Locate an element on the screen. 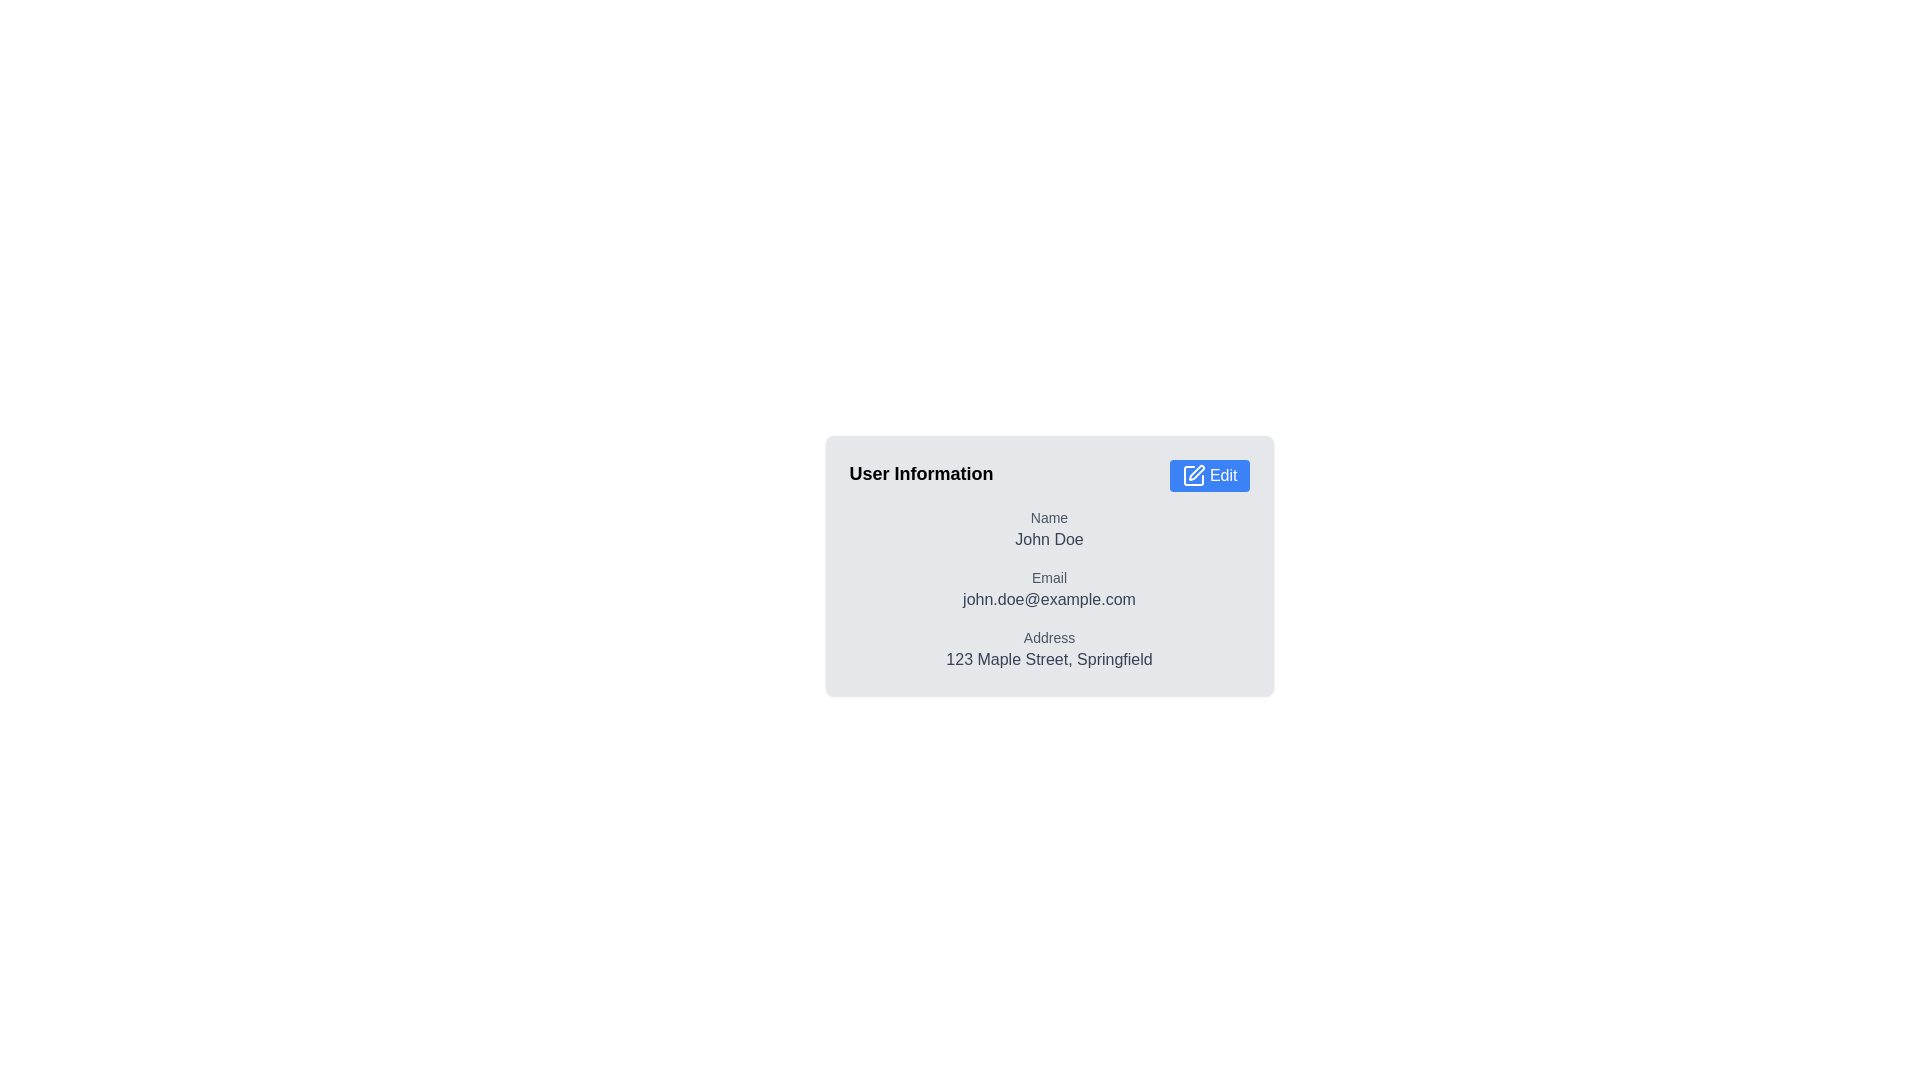 This screenshot has height=1080, width=1920. the read-only display for the user's name, which is the first information field in the user information card, positioned below the 'User Information' title and above the 'Email' field is located at coordinates (1048, 528).